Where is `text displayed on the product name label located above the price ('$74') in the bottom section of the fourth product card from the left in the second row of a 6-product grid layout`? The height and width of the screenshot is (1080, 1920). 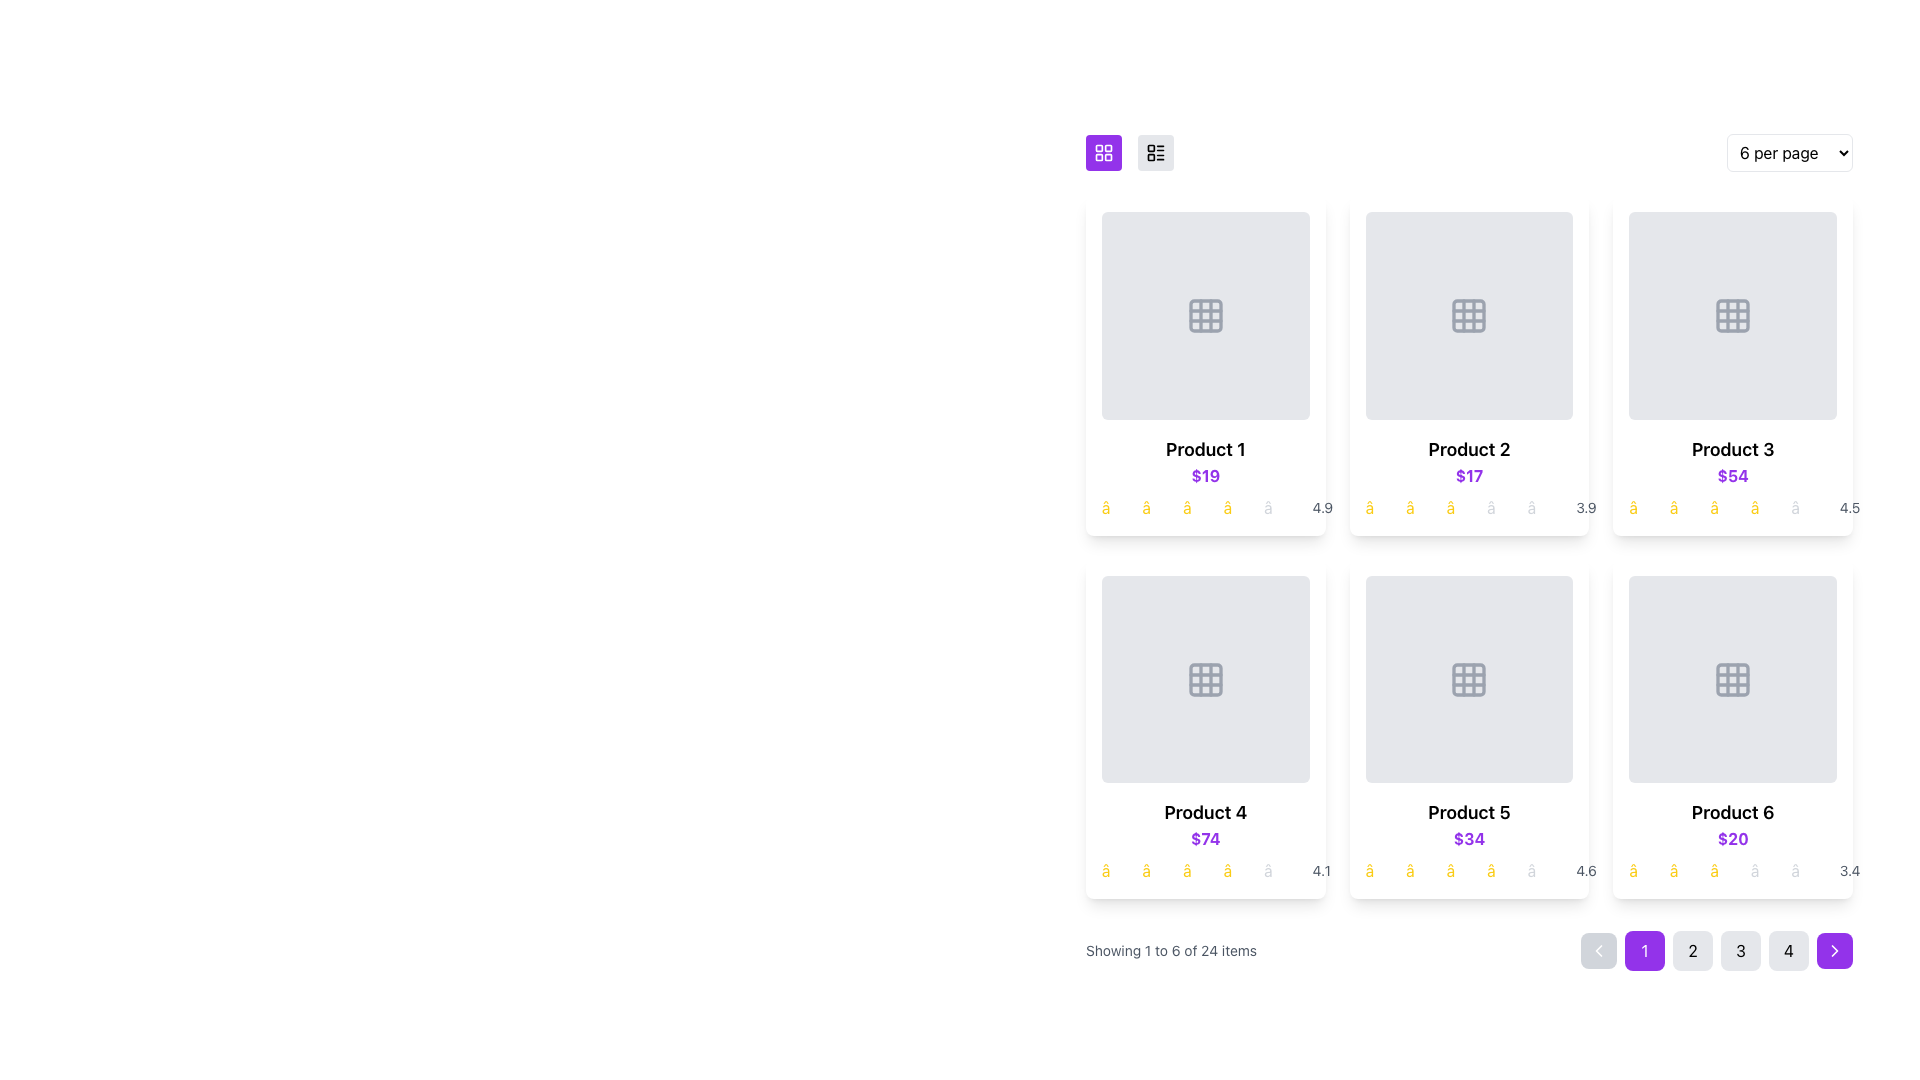
text displayed on the product name label located above the price ('$74') in the bottom section of the fourth product card from the left in the second row of a 6-product grid layout is located at coordinates (1204, 813).